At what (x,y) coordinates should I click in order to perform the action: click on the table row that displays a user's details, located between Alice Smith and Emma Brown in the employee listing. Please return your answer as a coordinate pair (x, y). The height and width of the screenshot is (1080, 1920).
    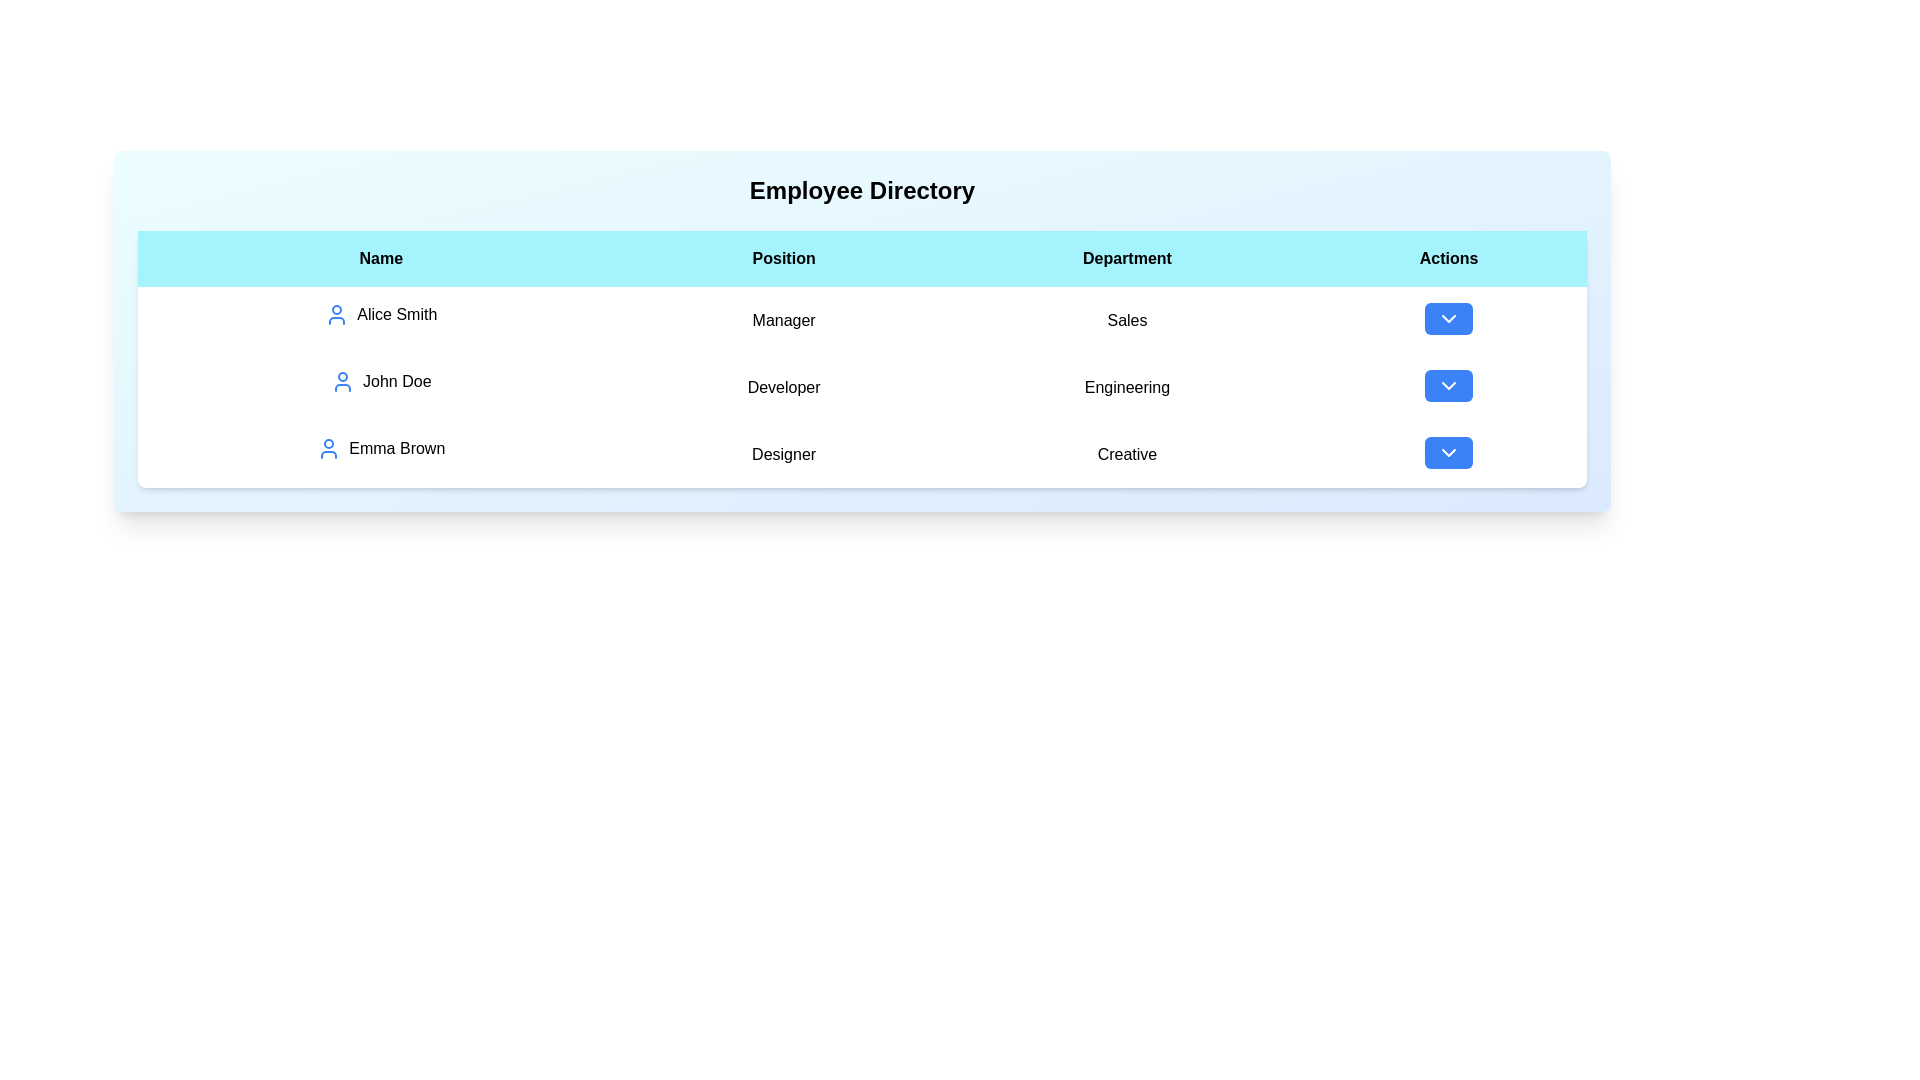
    Looking at the image, I should click on (862, 387).